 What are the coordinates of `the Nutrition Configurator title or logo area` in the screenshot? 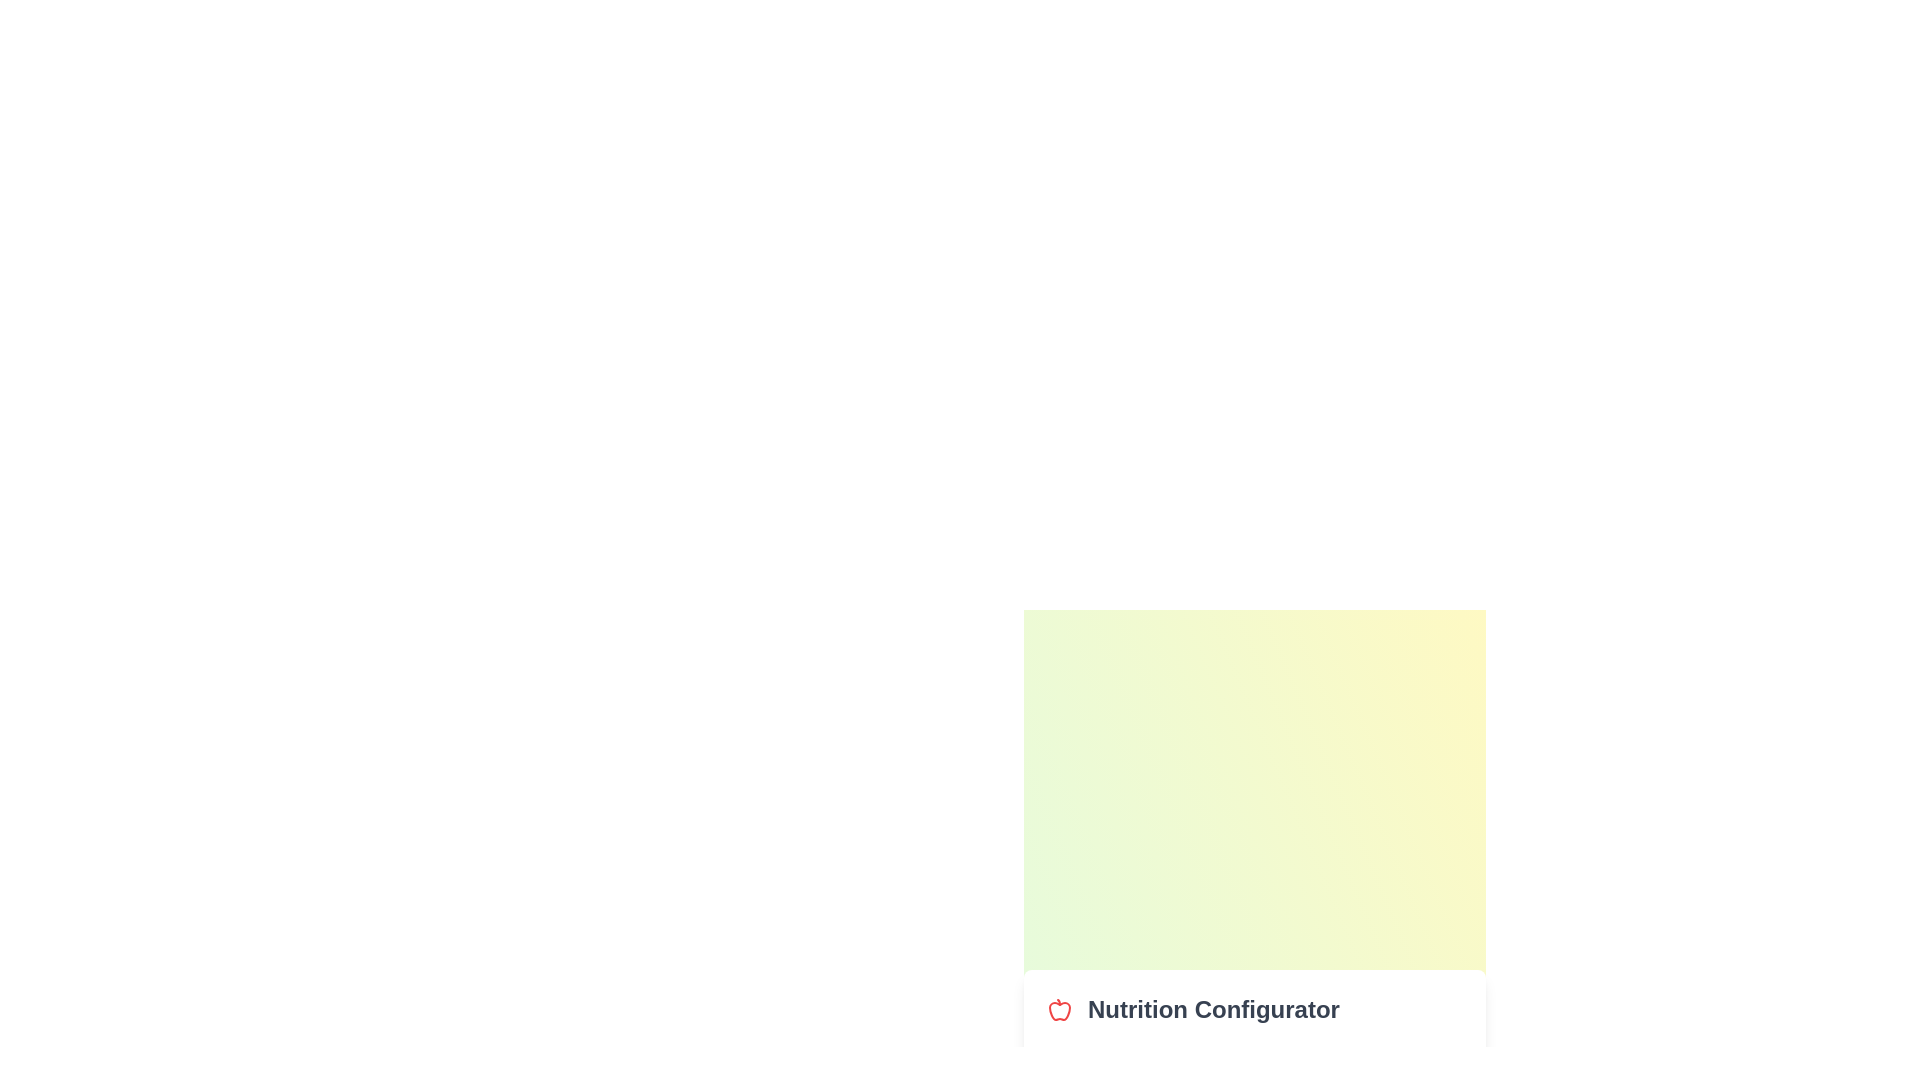 It's located at (1253, 1010).